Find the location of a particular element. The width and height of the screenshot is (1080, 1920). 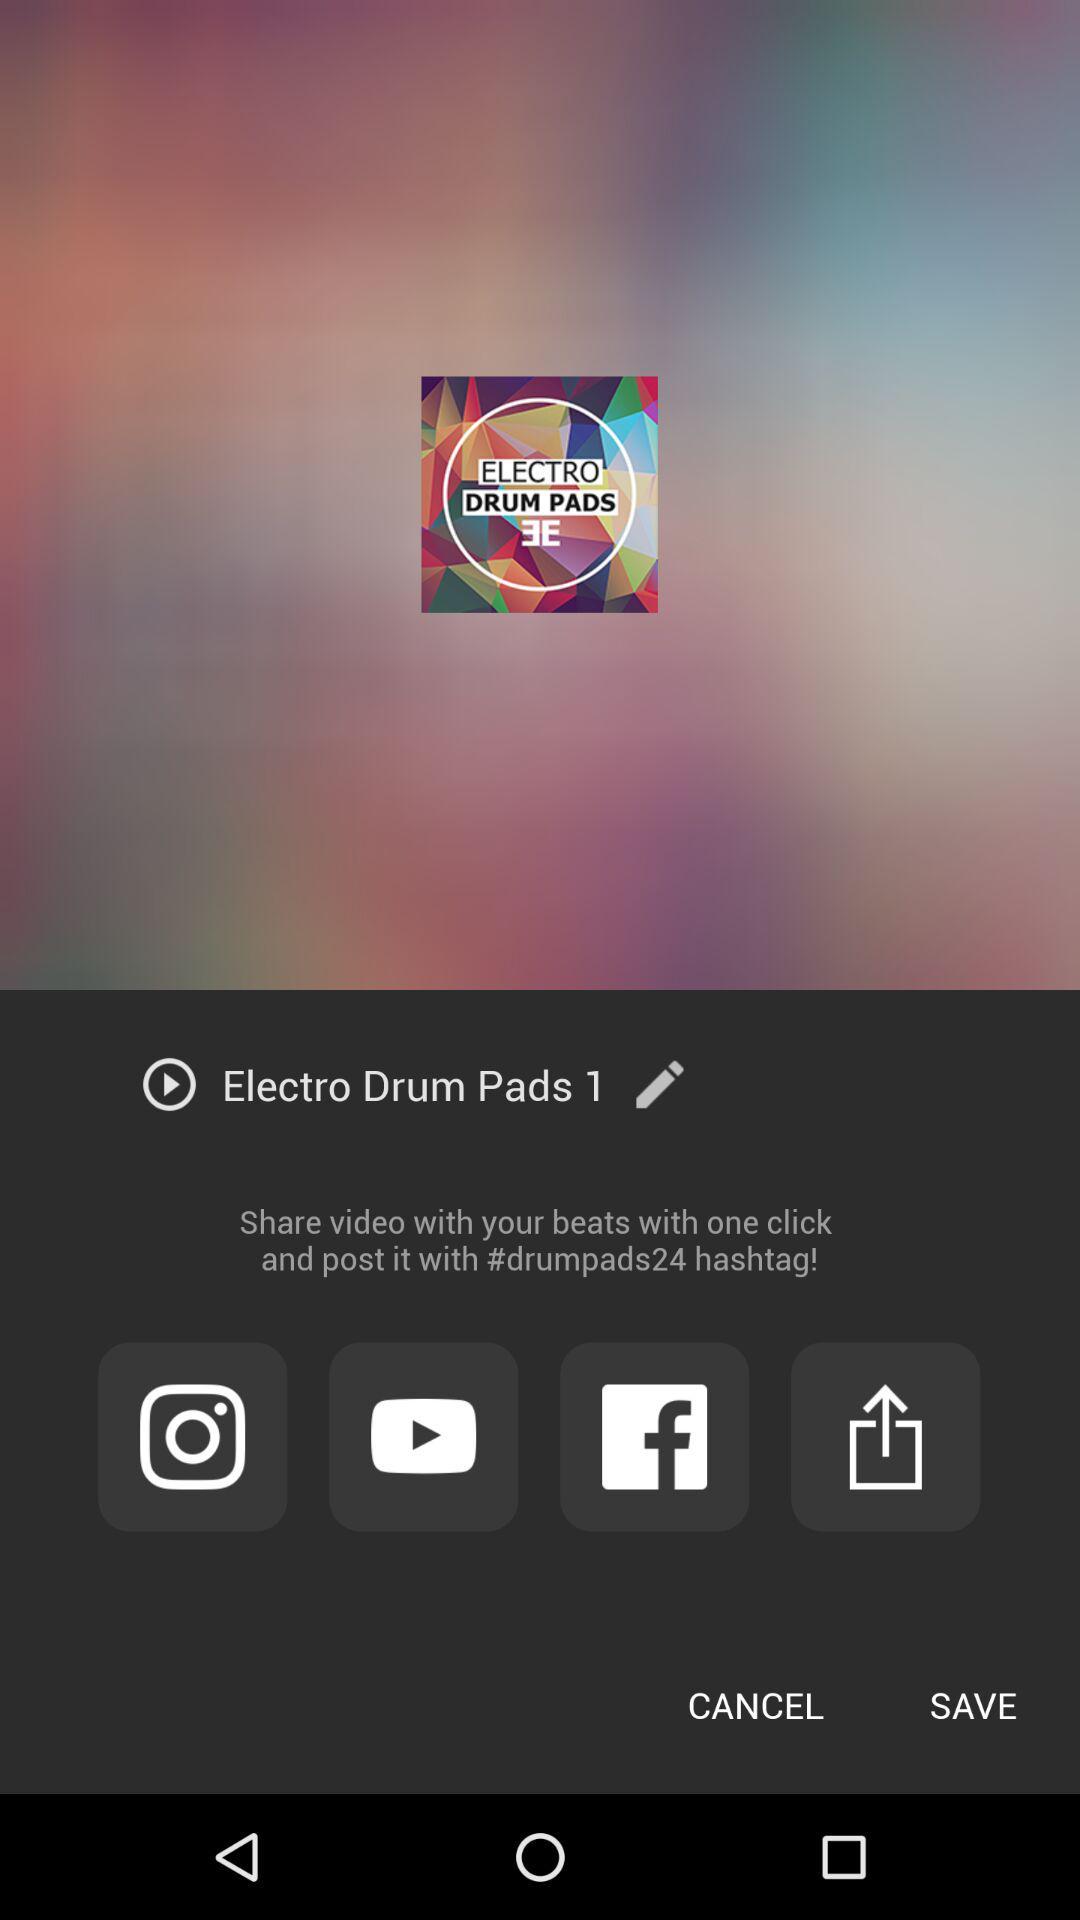

the launch icon is located at coordinates (884, 1536).